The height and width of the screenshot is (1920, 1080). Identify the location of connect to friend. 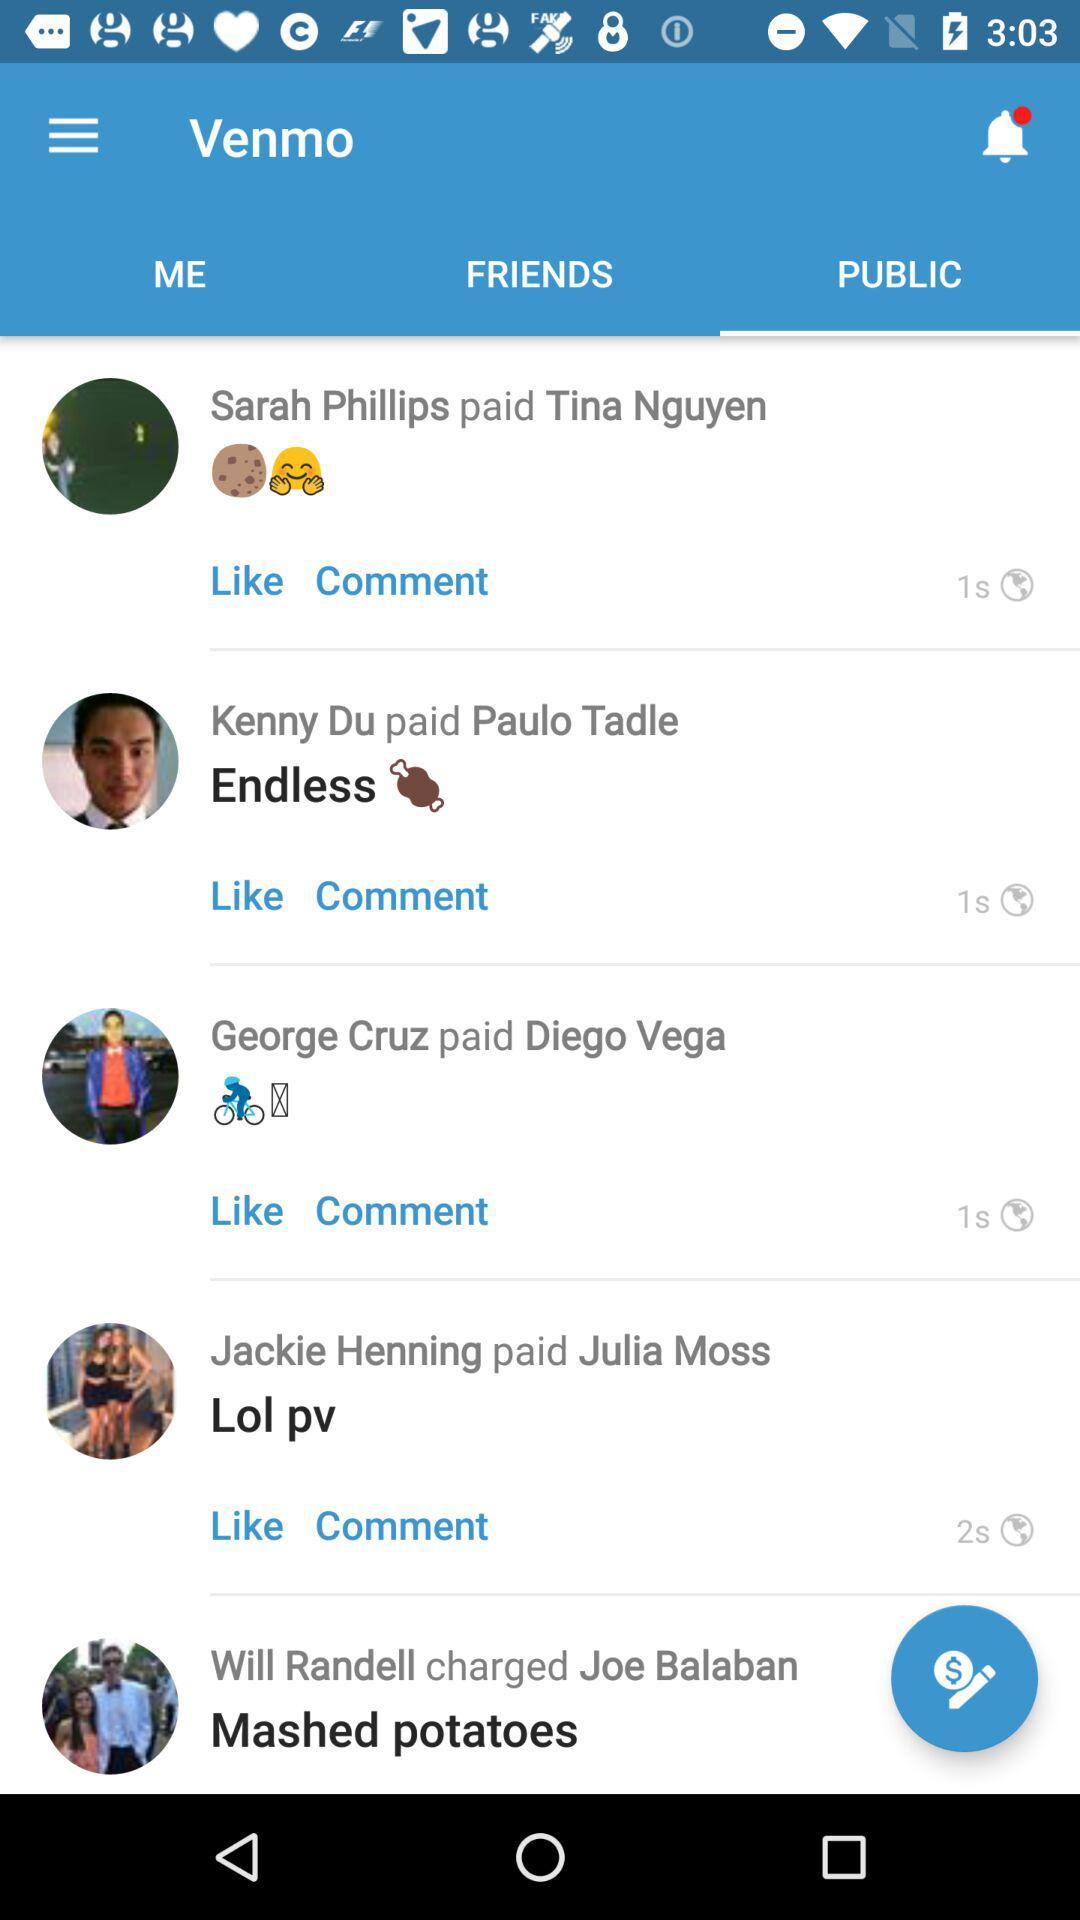
(110, 1705).